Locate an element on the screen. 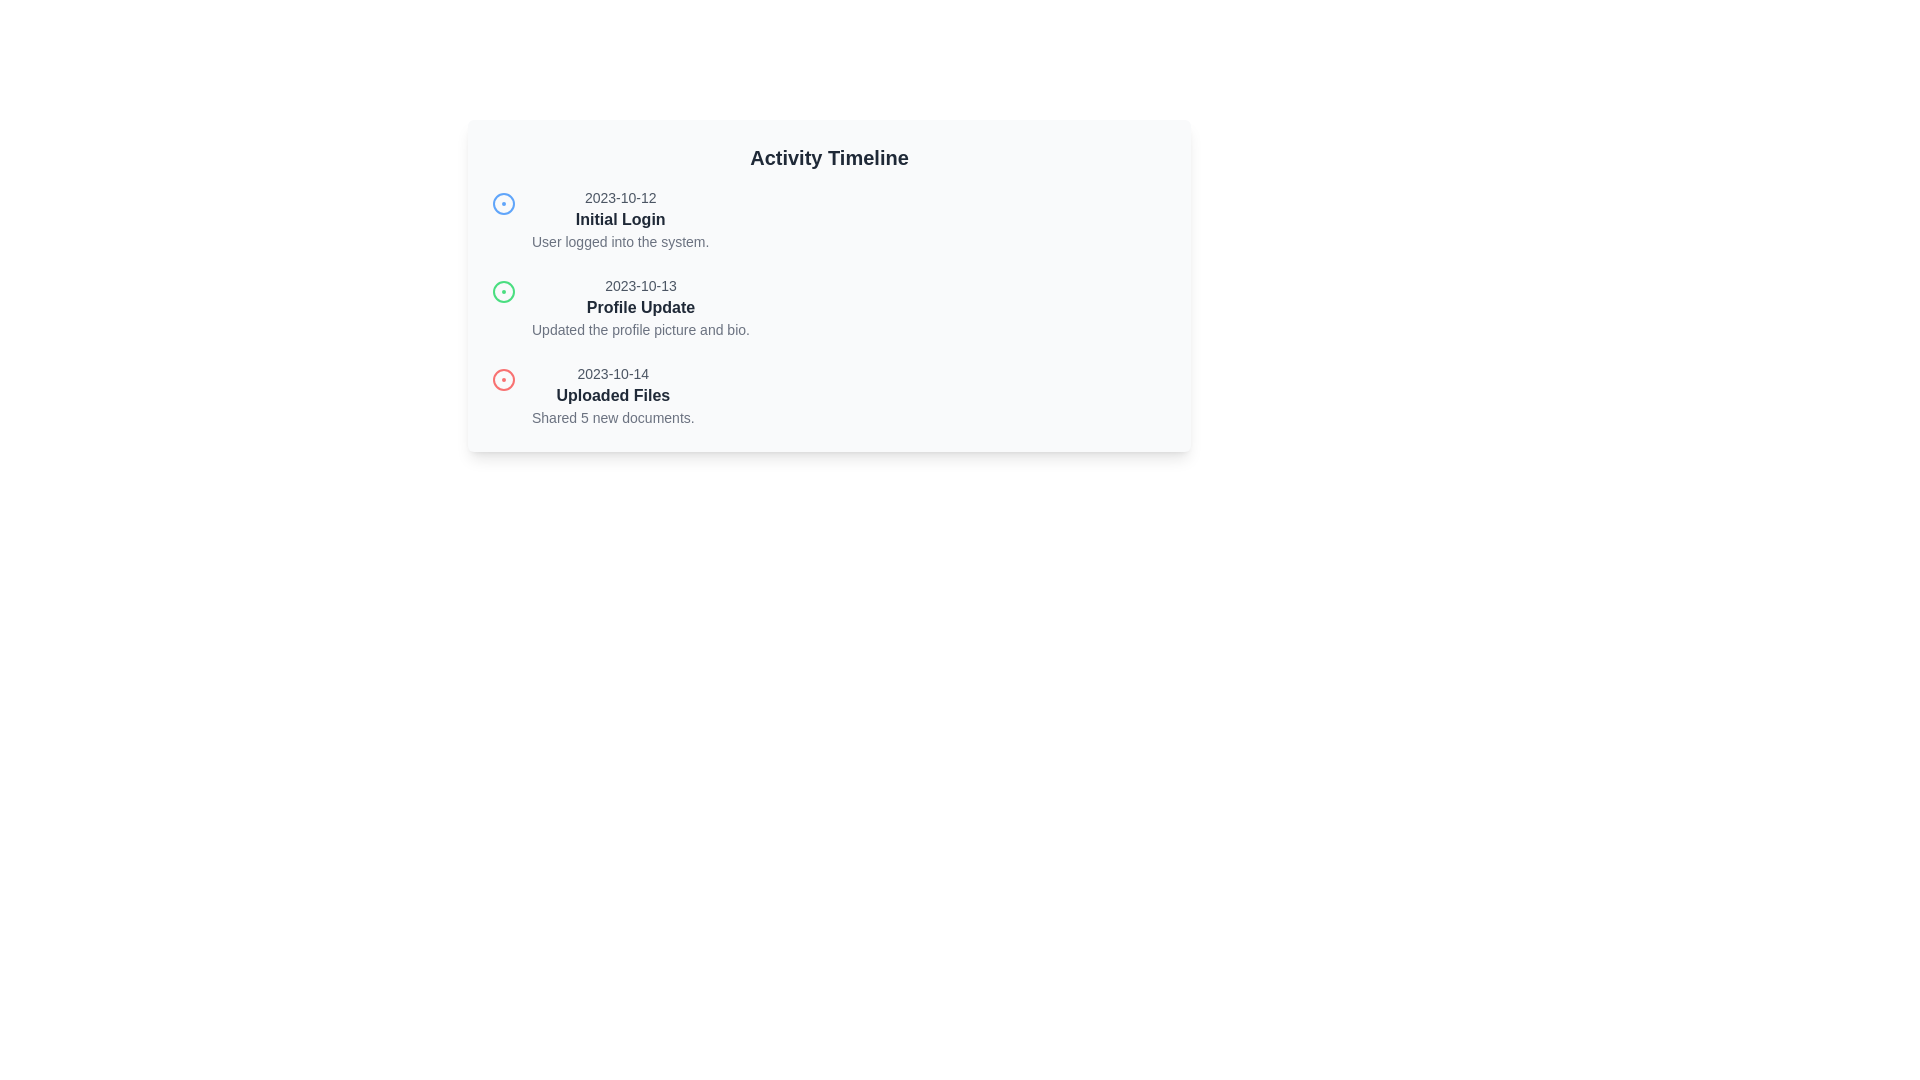 The height and width of the screenshot is (1080, 1920). the text label that indicates files were uploaded, located in the activity timeline section between the date '2023-10-14' and the description 'Shared 5 new documents.' is located at coordinates (612, 396).